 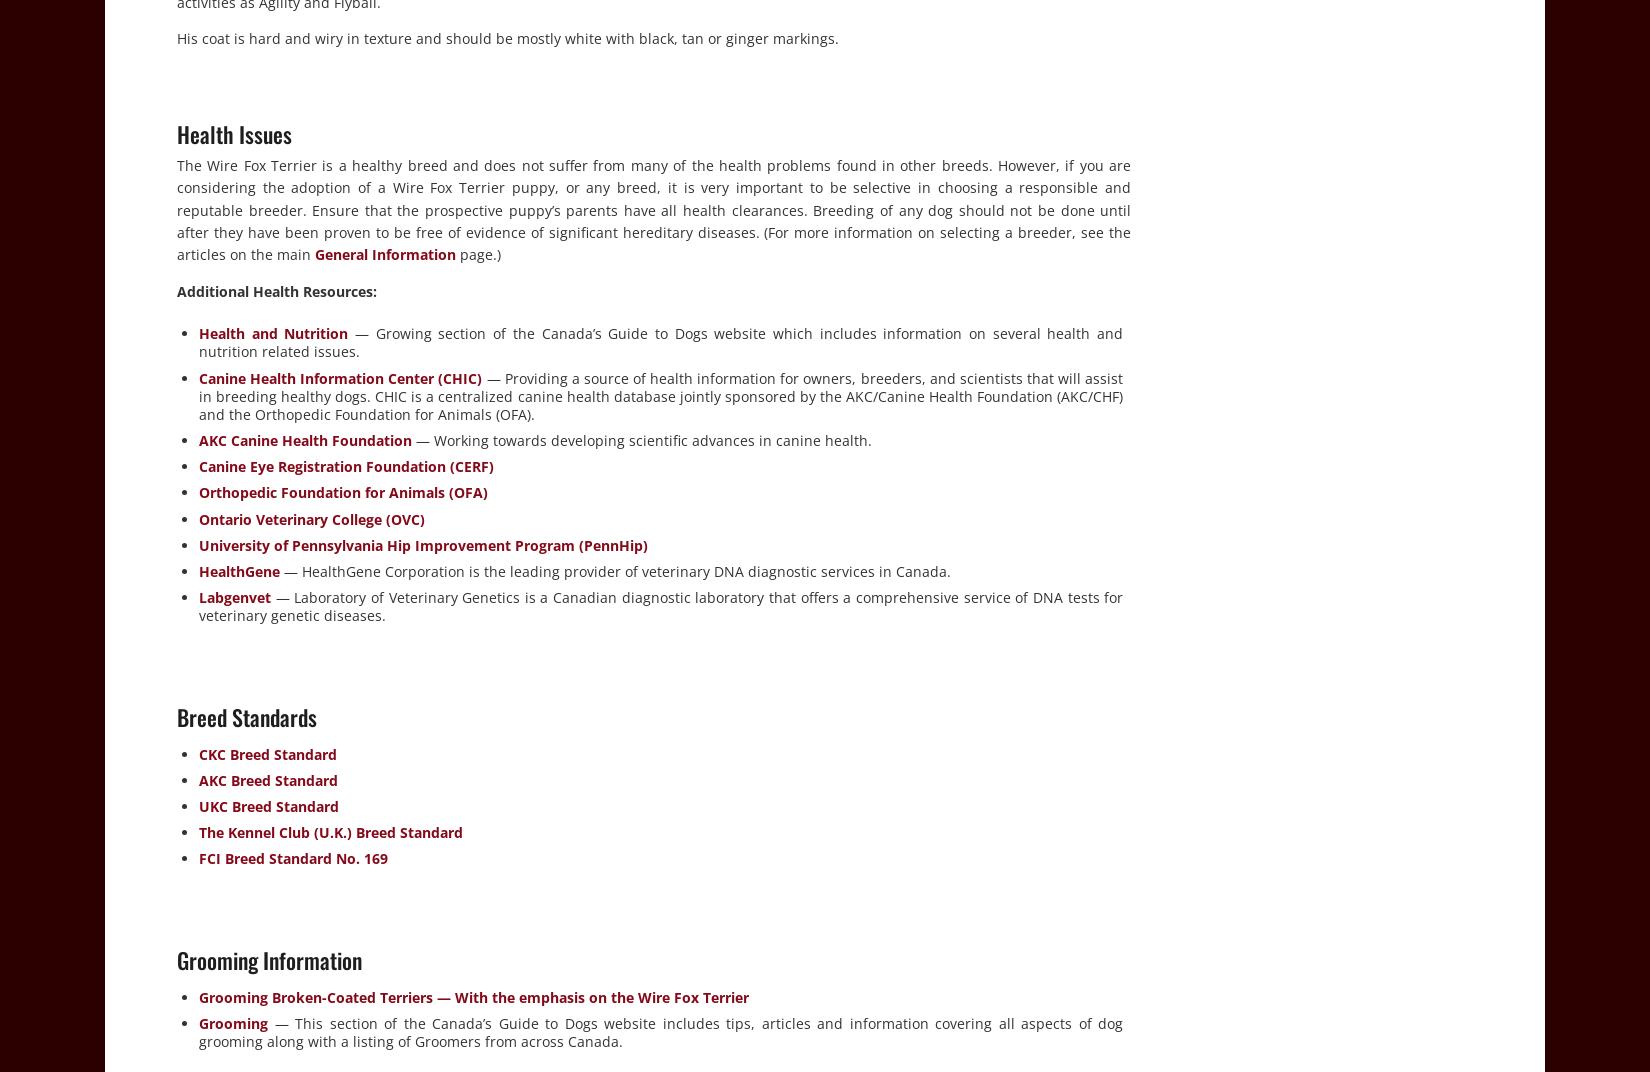 I want to click on 'AKC Canine Health Foundation', so click(x=305, y=439).